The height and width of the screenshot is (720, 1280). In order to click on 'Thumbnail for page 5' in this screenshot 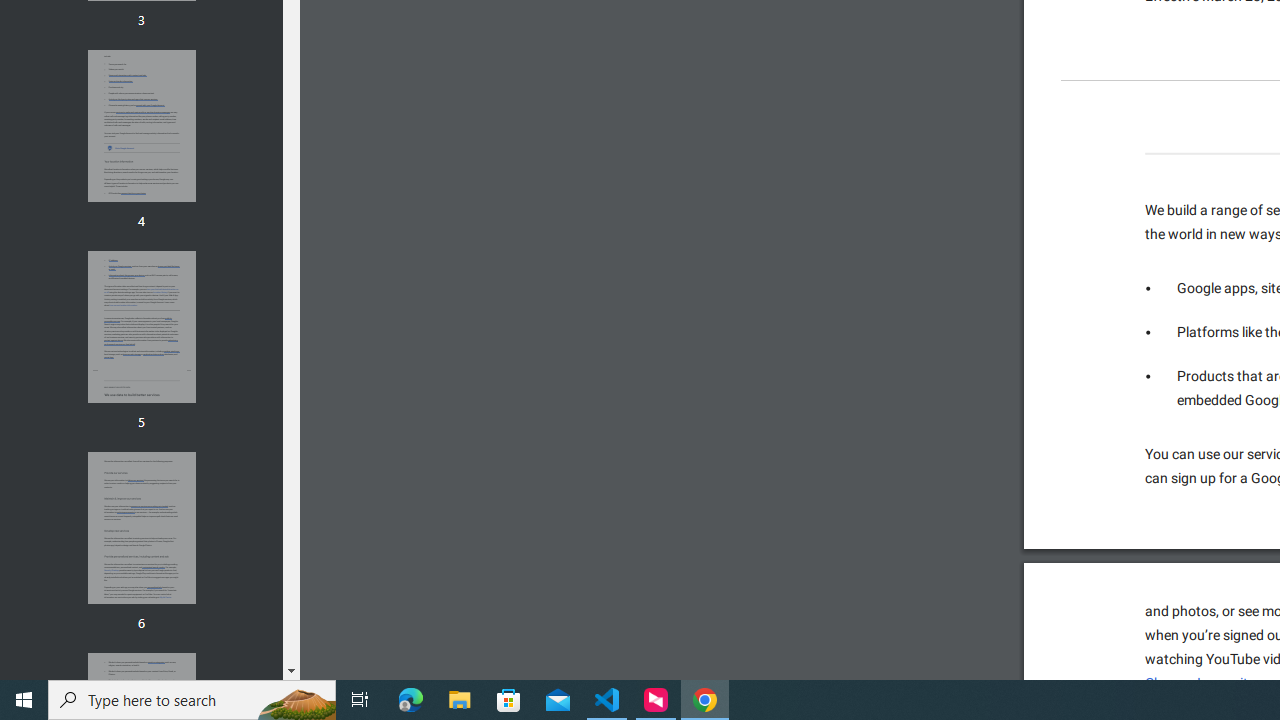, I will do `click(140, 326)`.